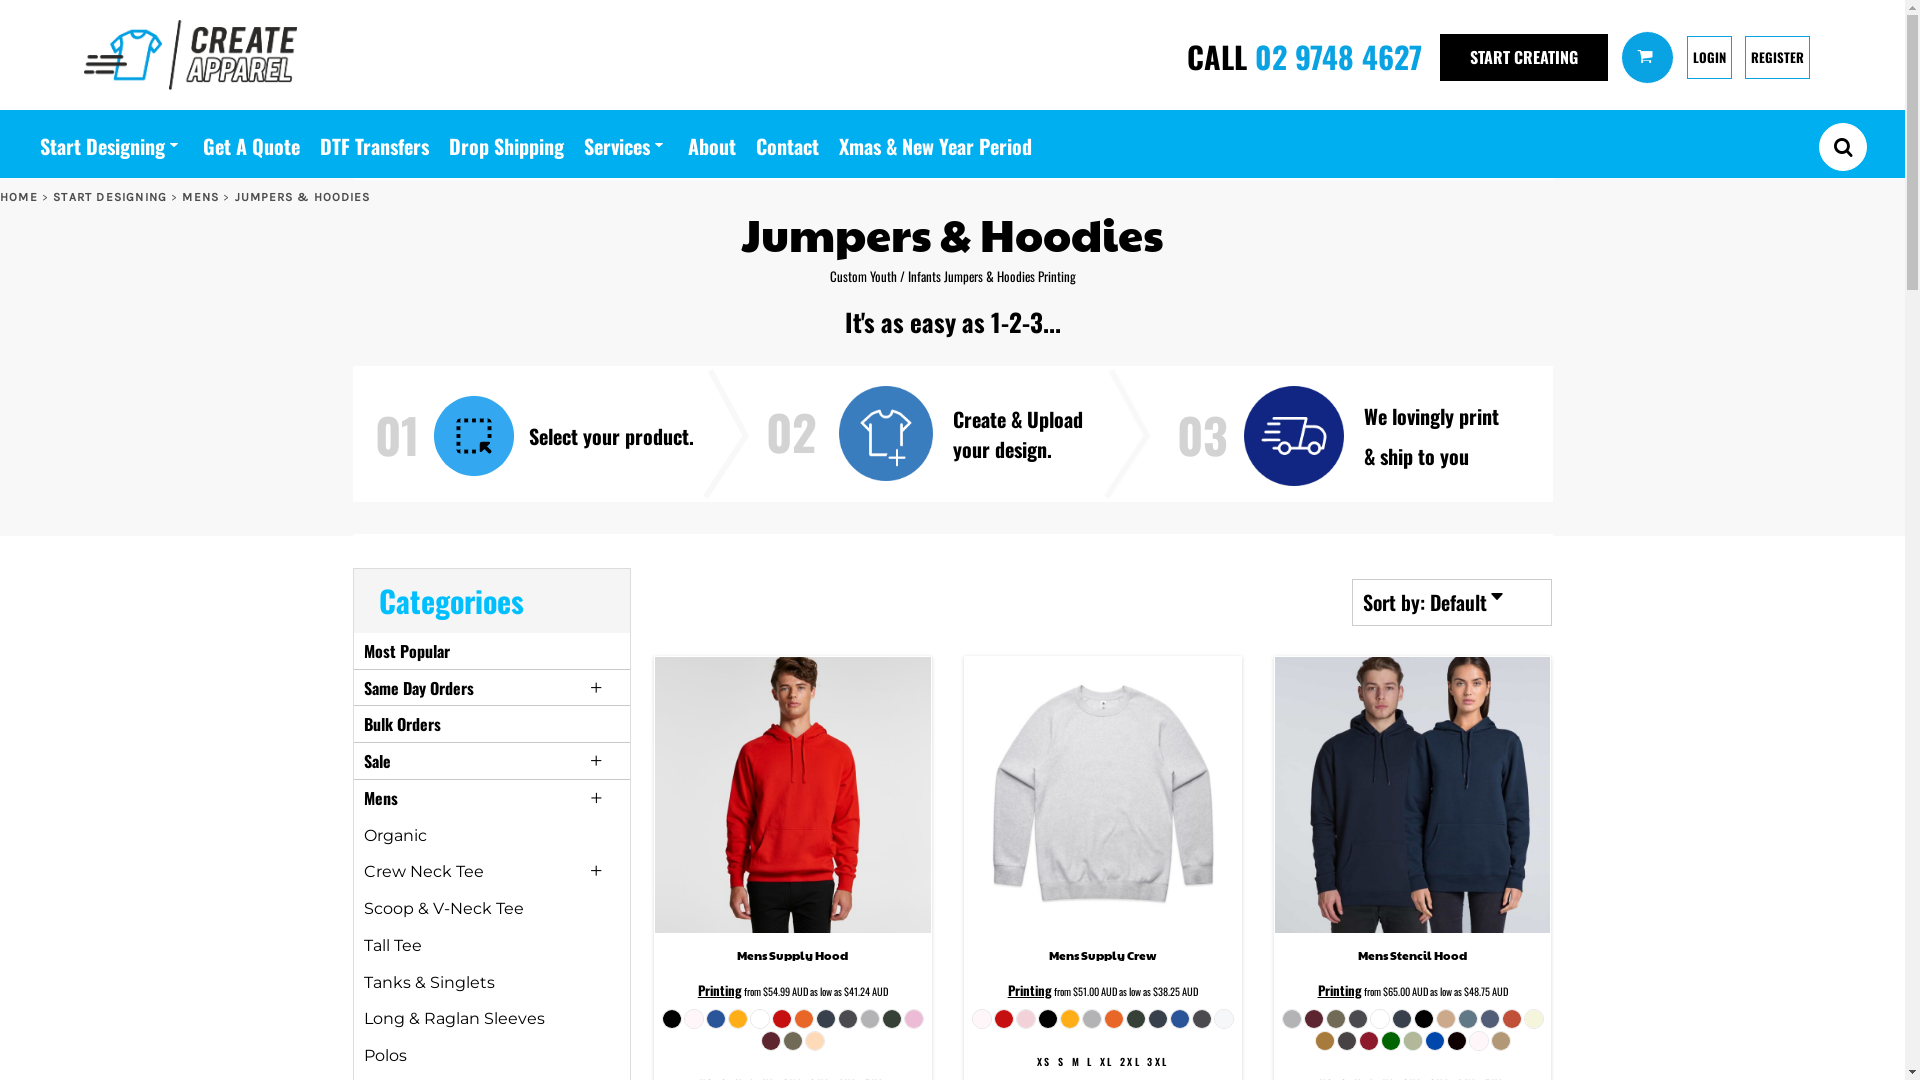 The width and height of the screenshot is (1920, 1080). What do you see at coordinates (624, 142) in the screenshot?
I see `'Services'` at bounding box center [624, 142].